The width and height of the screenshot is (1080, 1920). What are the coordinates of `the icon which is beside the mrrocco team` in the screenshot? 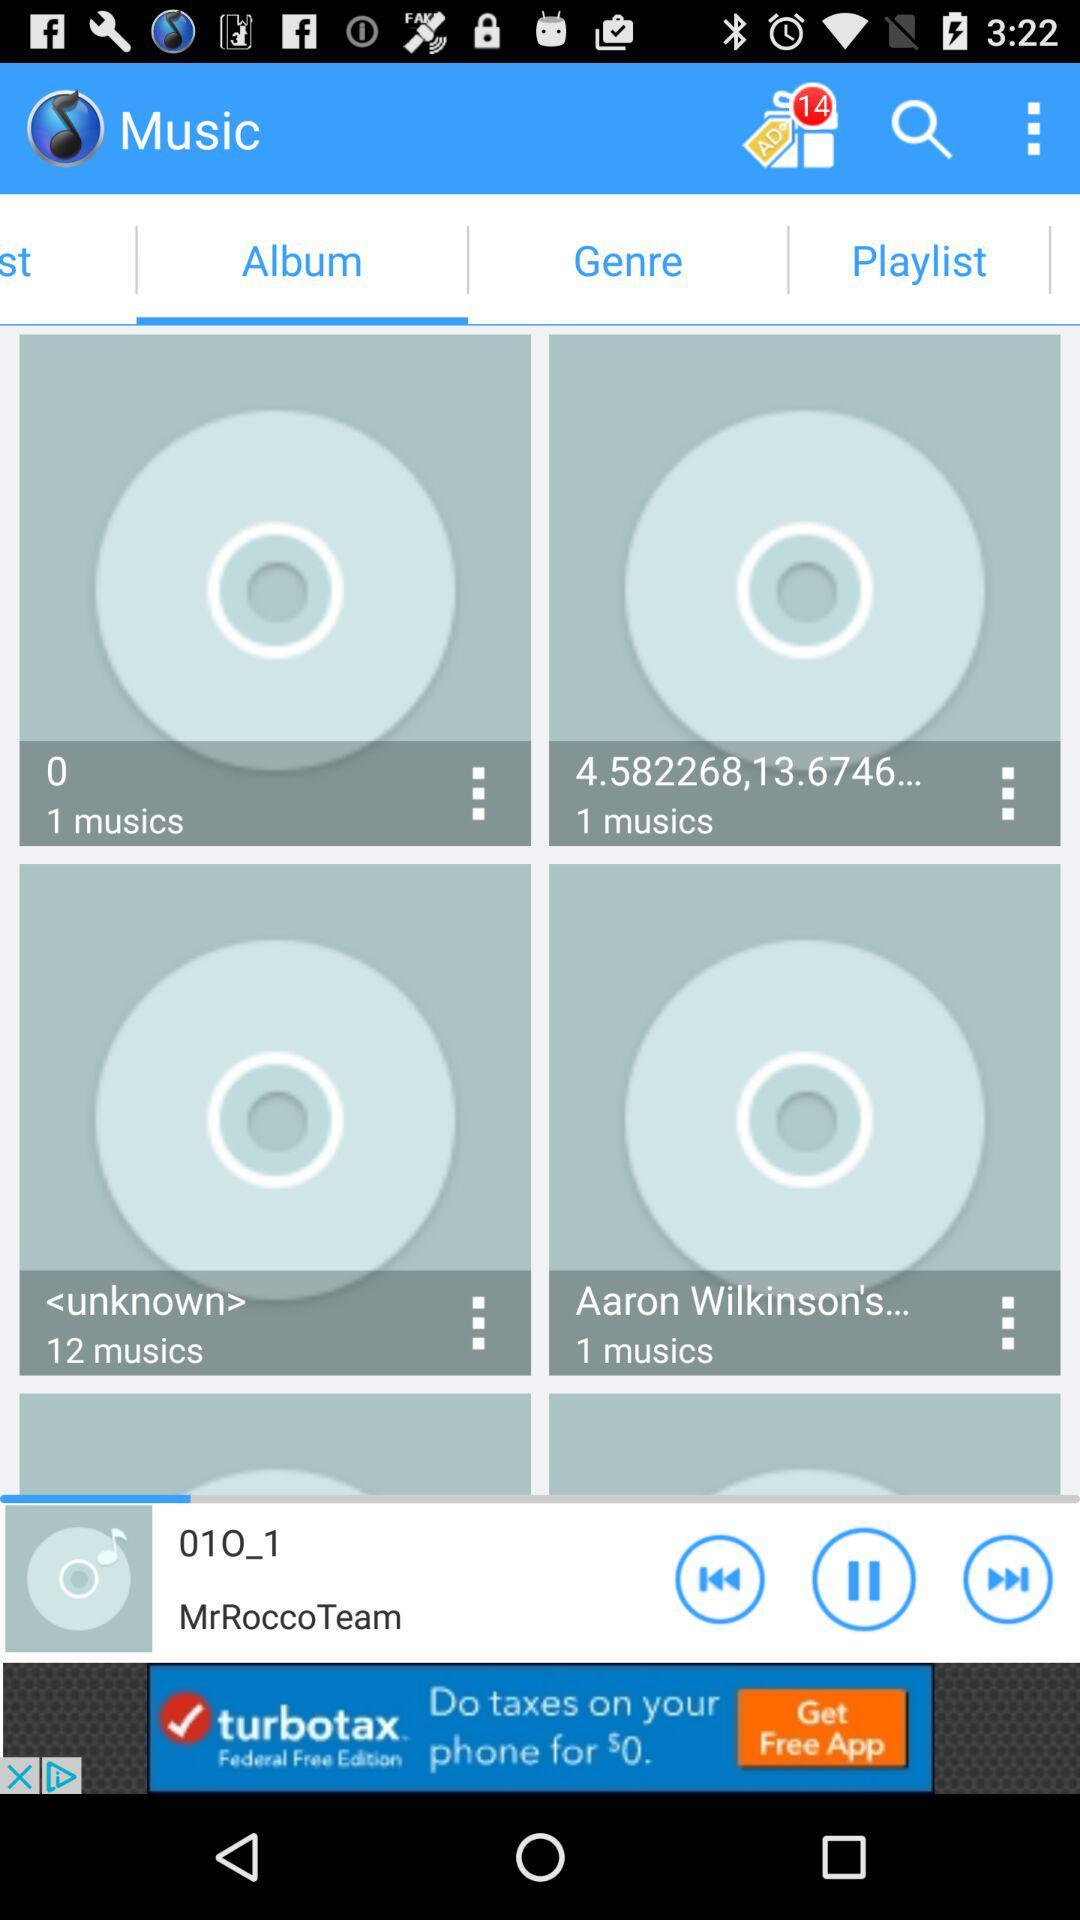 It's located at (77, 1577).